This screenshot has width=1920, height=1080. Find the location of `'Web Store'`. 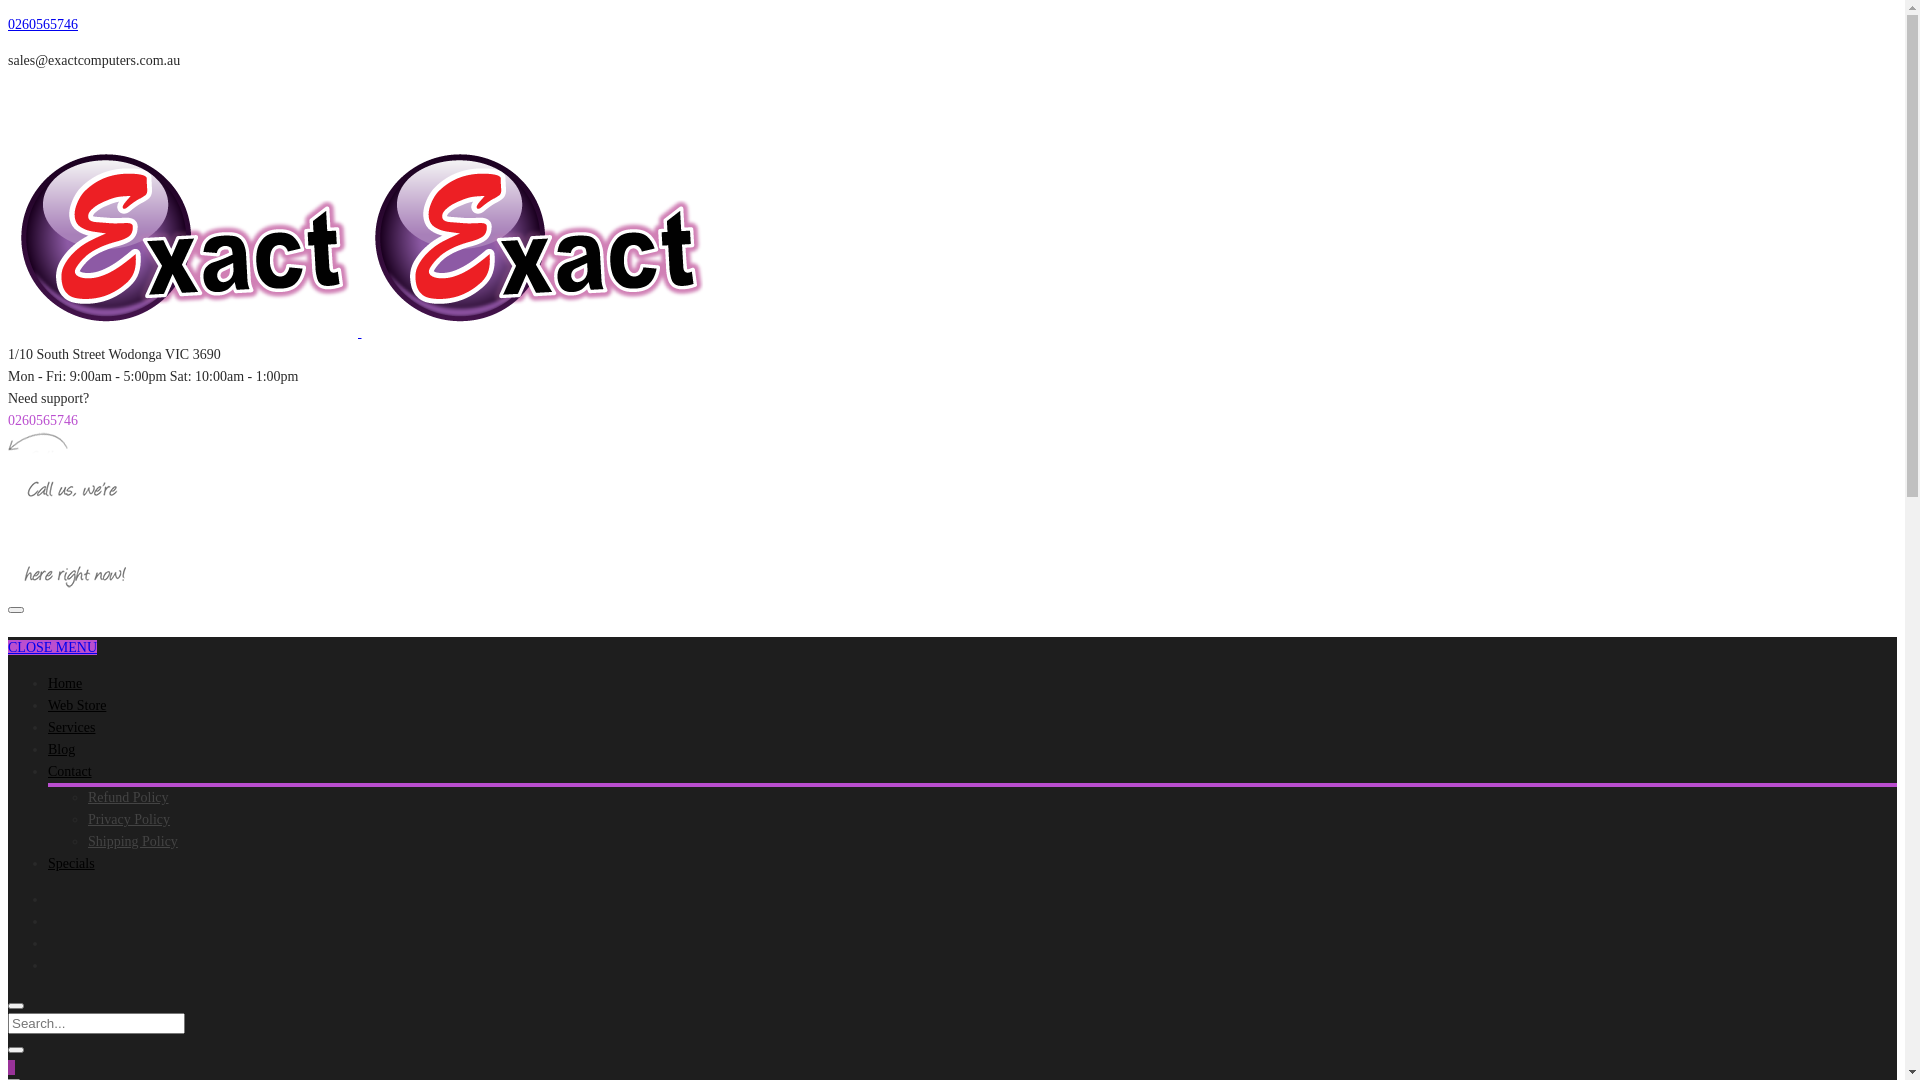

'Web Store' is located at coordinates (48, 704).